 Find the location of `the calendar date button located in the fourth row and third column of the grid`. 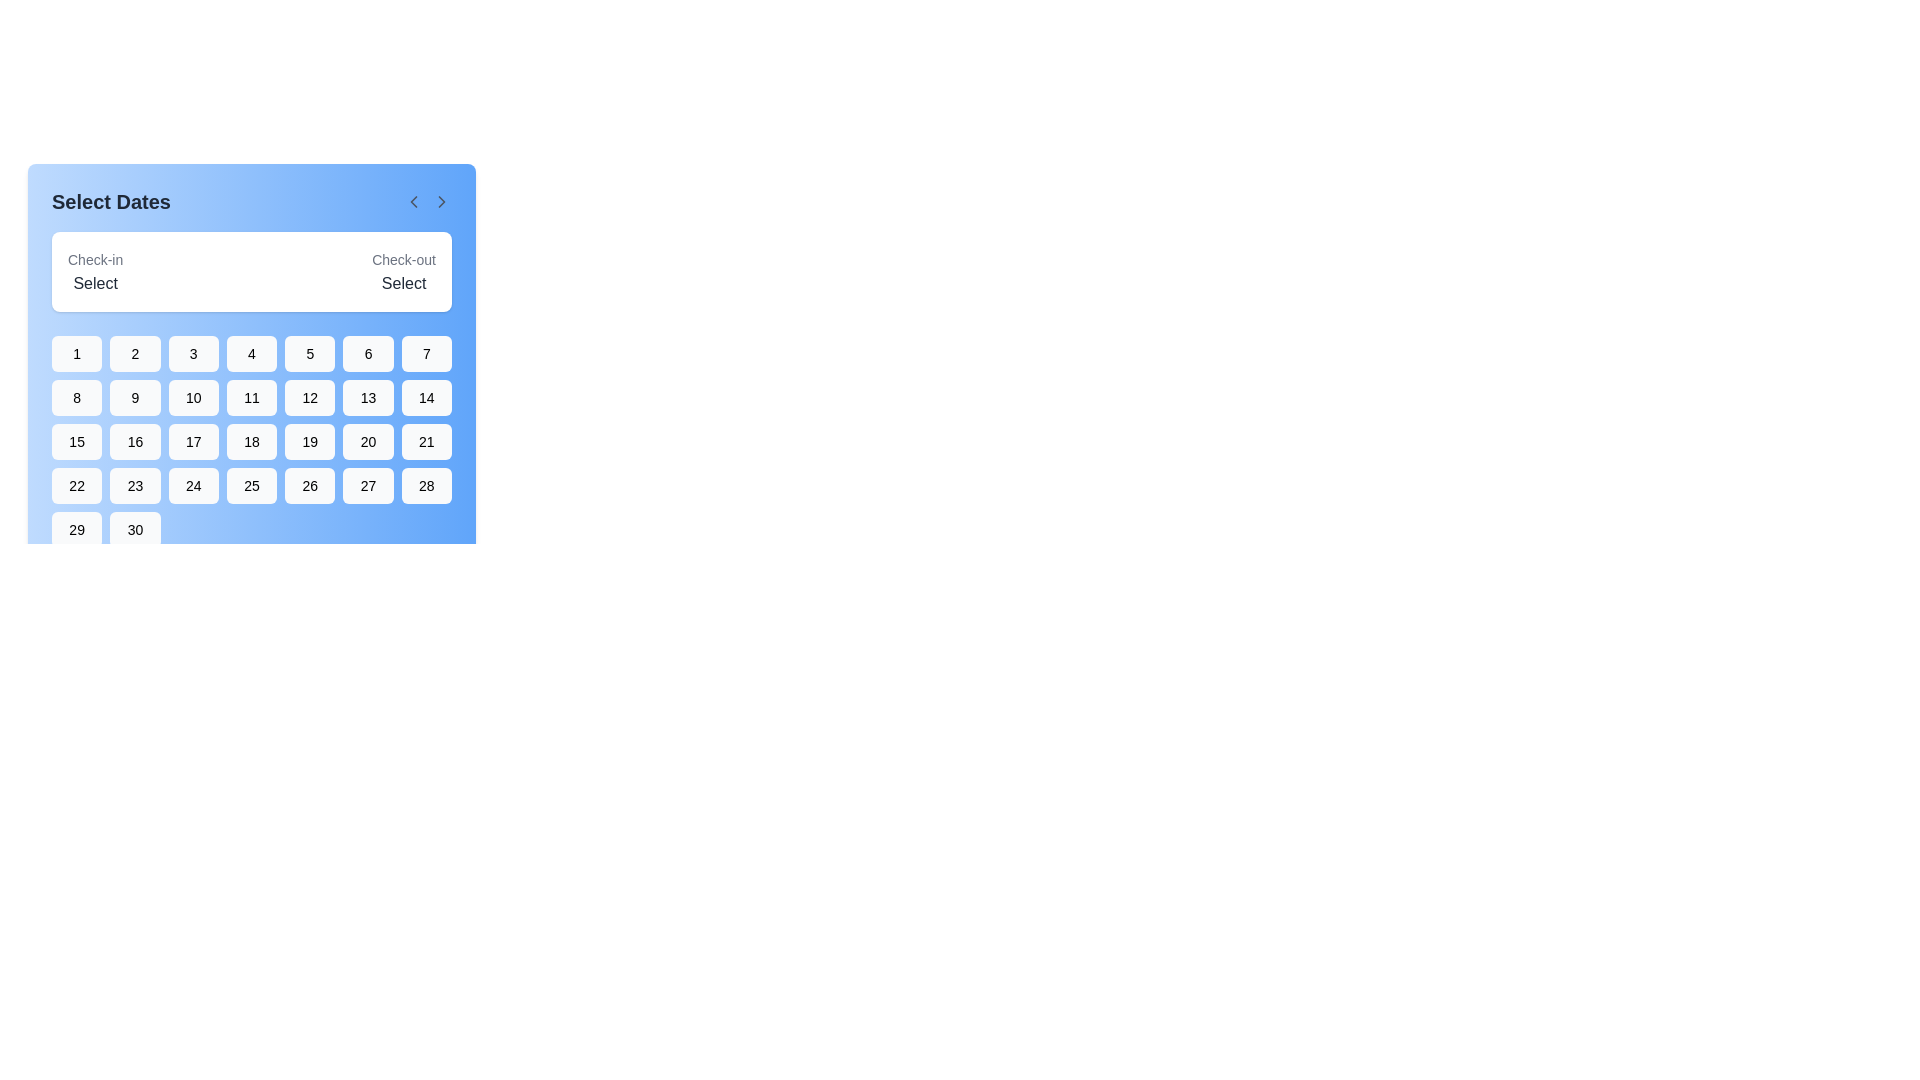

the calendar date button located in the fourth row and third column of the grid is located at coordinates (193, 486).